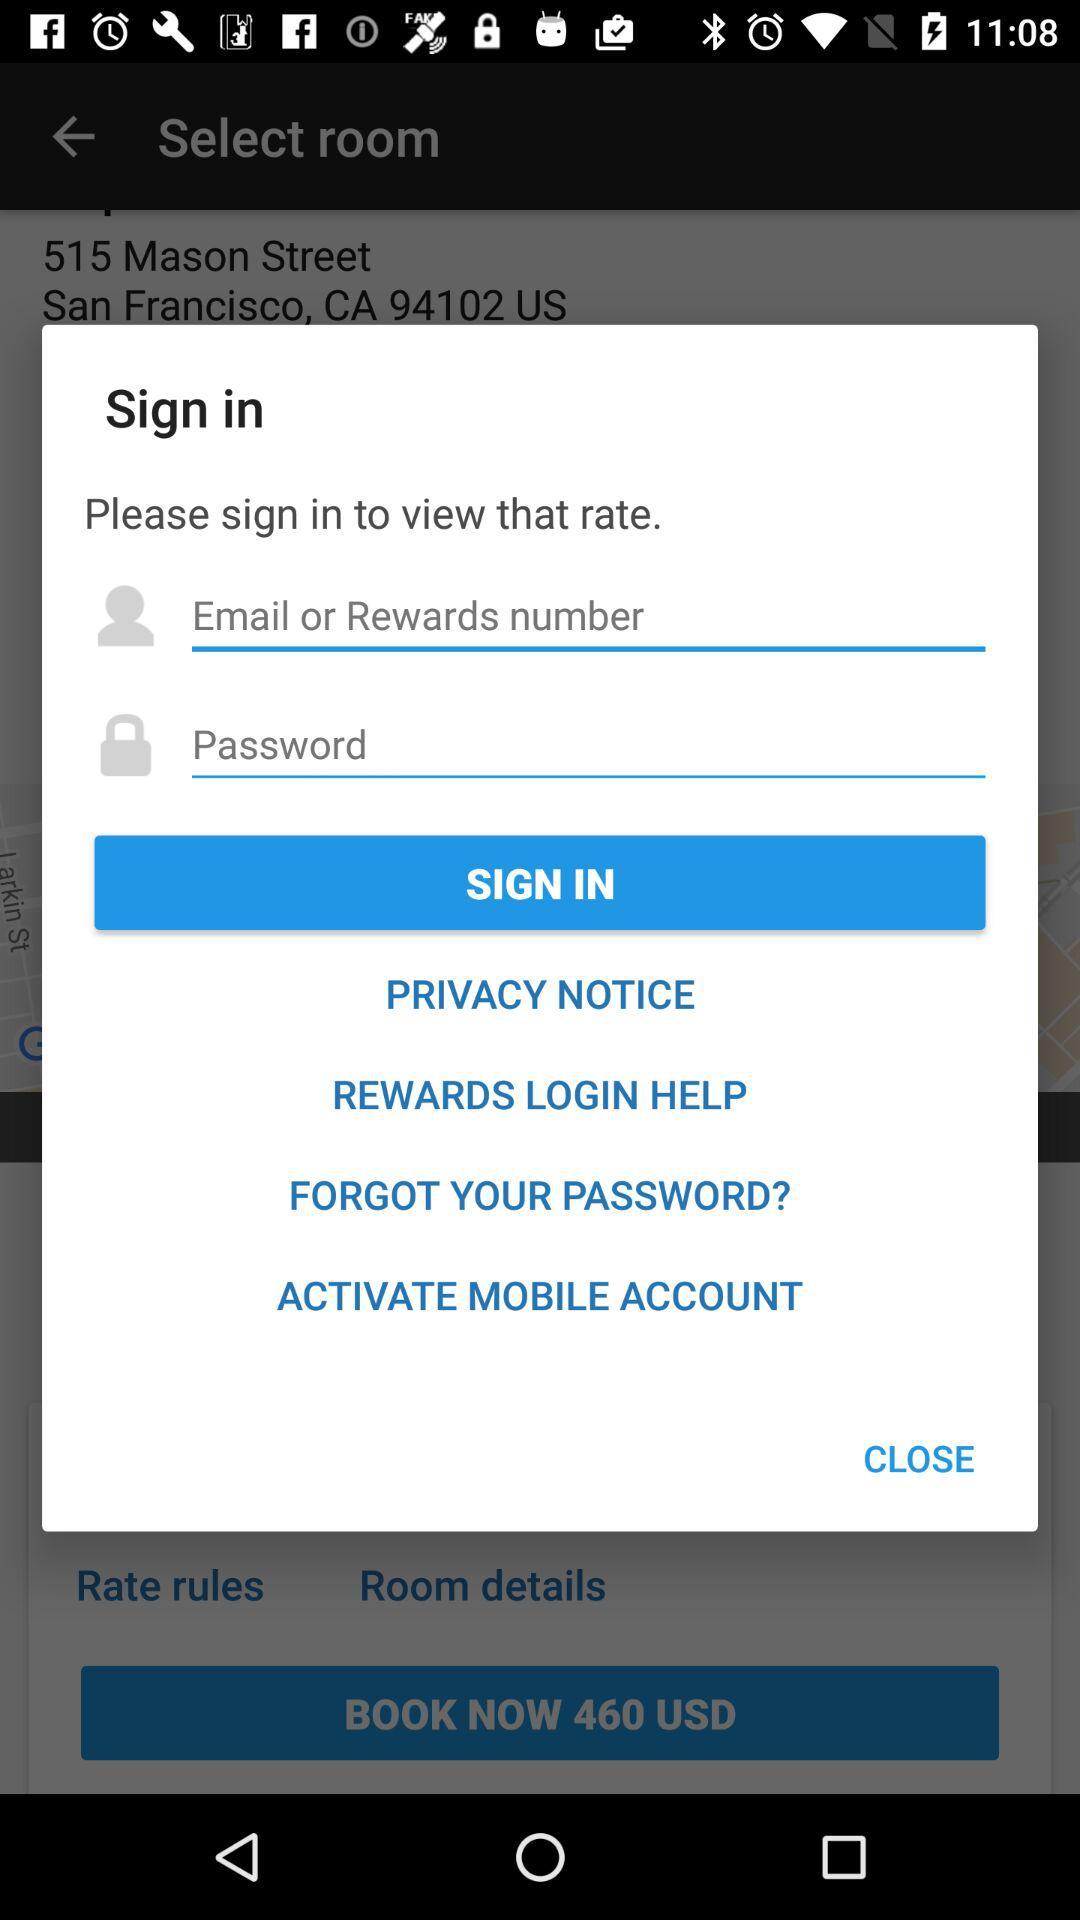  Describe the element at coordinates (919, 1458) in the screenshot. I see `icon below activate mobile account icon` at that location.